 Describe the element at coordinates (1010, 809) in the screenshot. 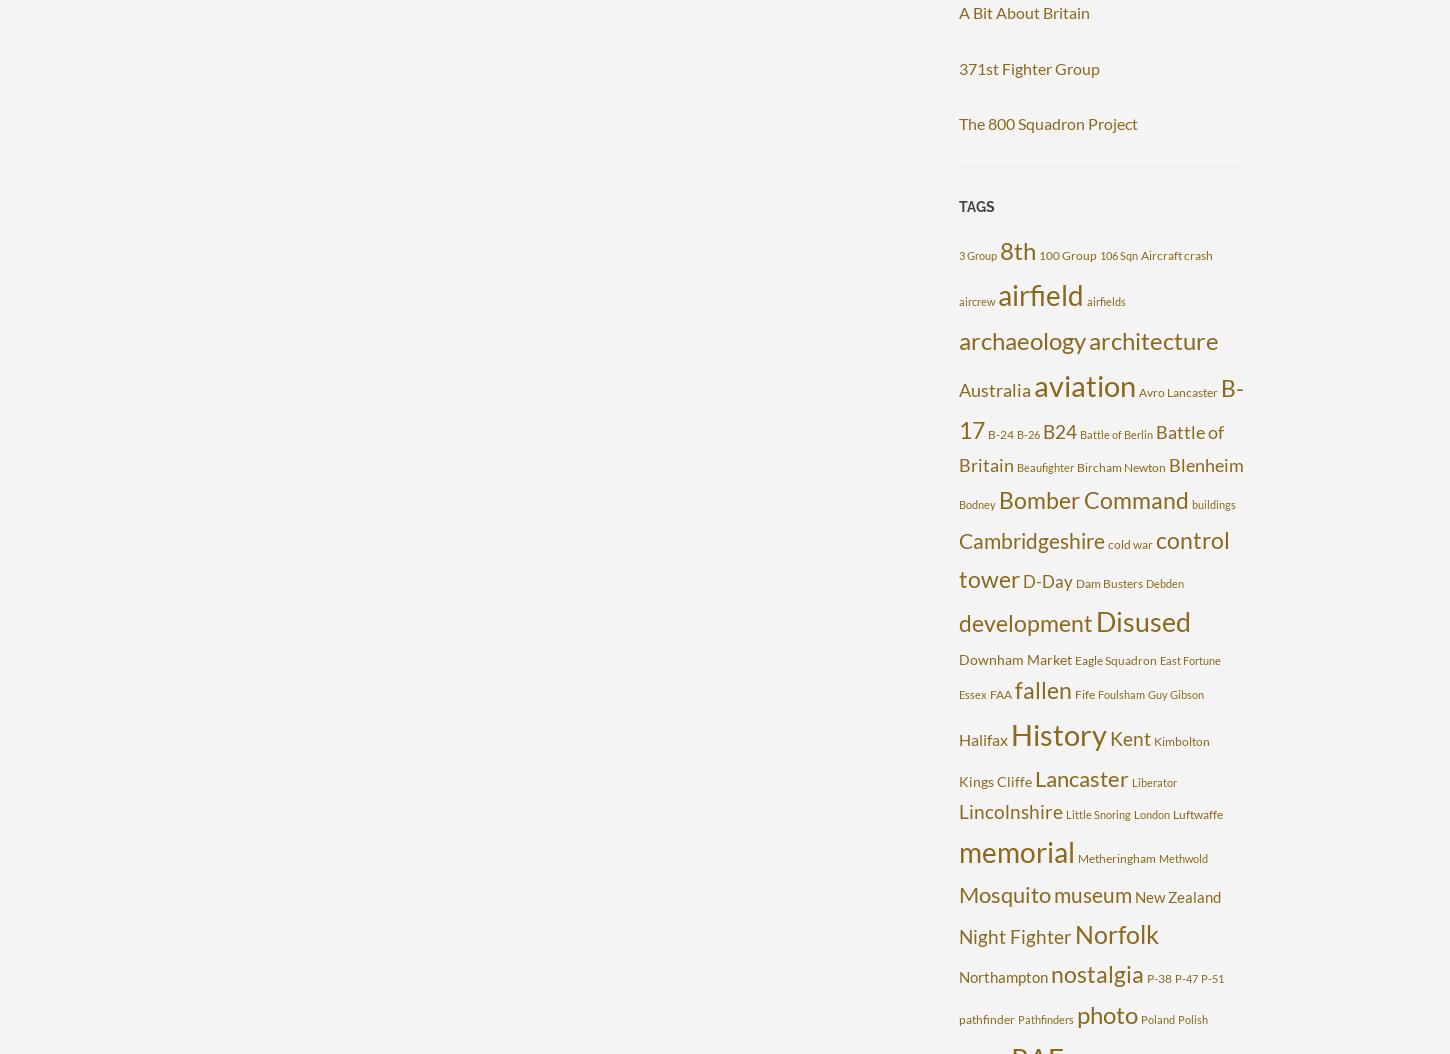

I see `'Lincolnshire'` at that location.